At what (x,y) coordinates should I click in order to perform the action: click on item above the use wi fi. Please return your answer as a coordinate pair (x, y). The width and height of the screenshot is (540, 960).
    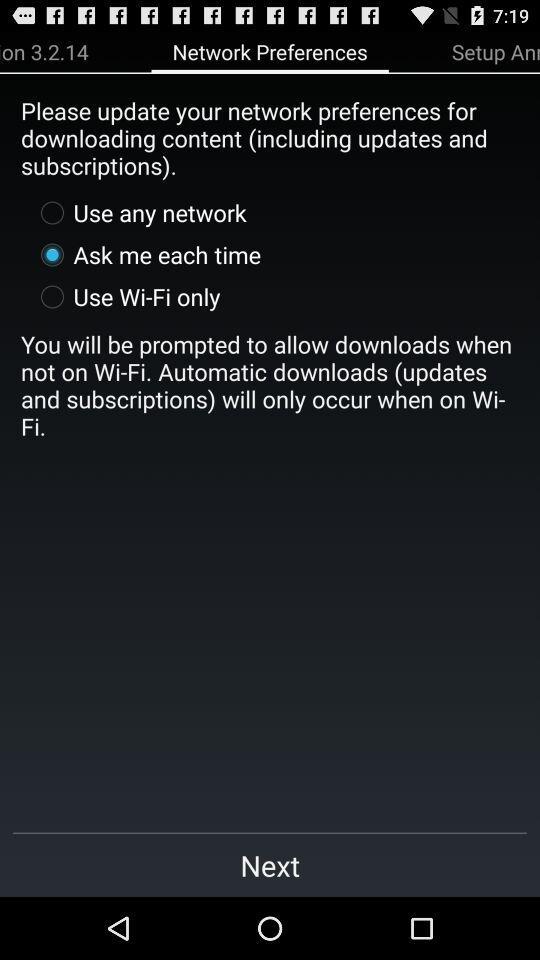
    Looking at the image, I should click on (145, 253).